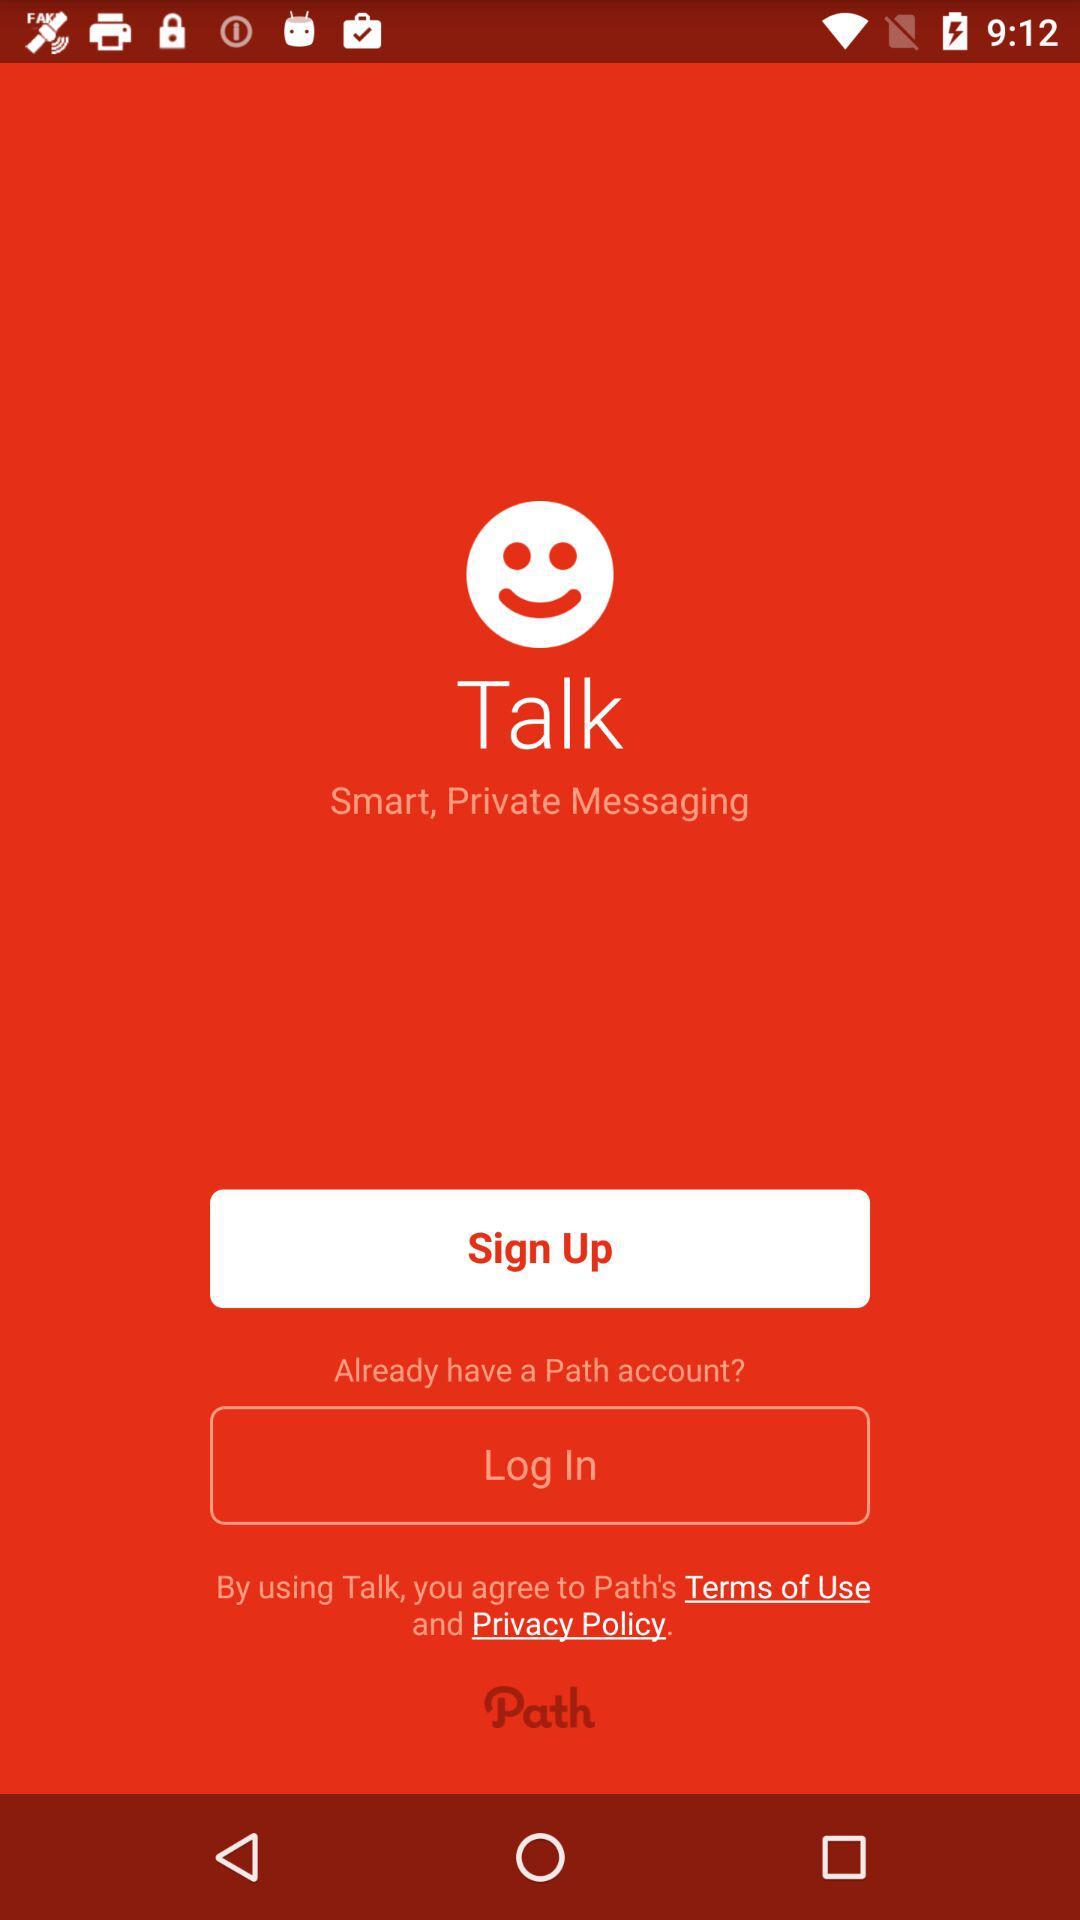 This screenshot has width=1080, height=1920. I want to click on the item below the already have a icon, so click(540, 1465).